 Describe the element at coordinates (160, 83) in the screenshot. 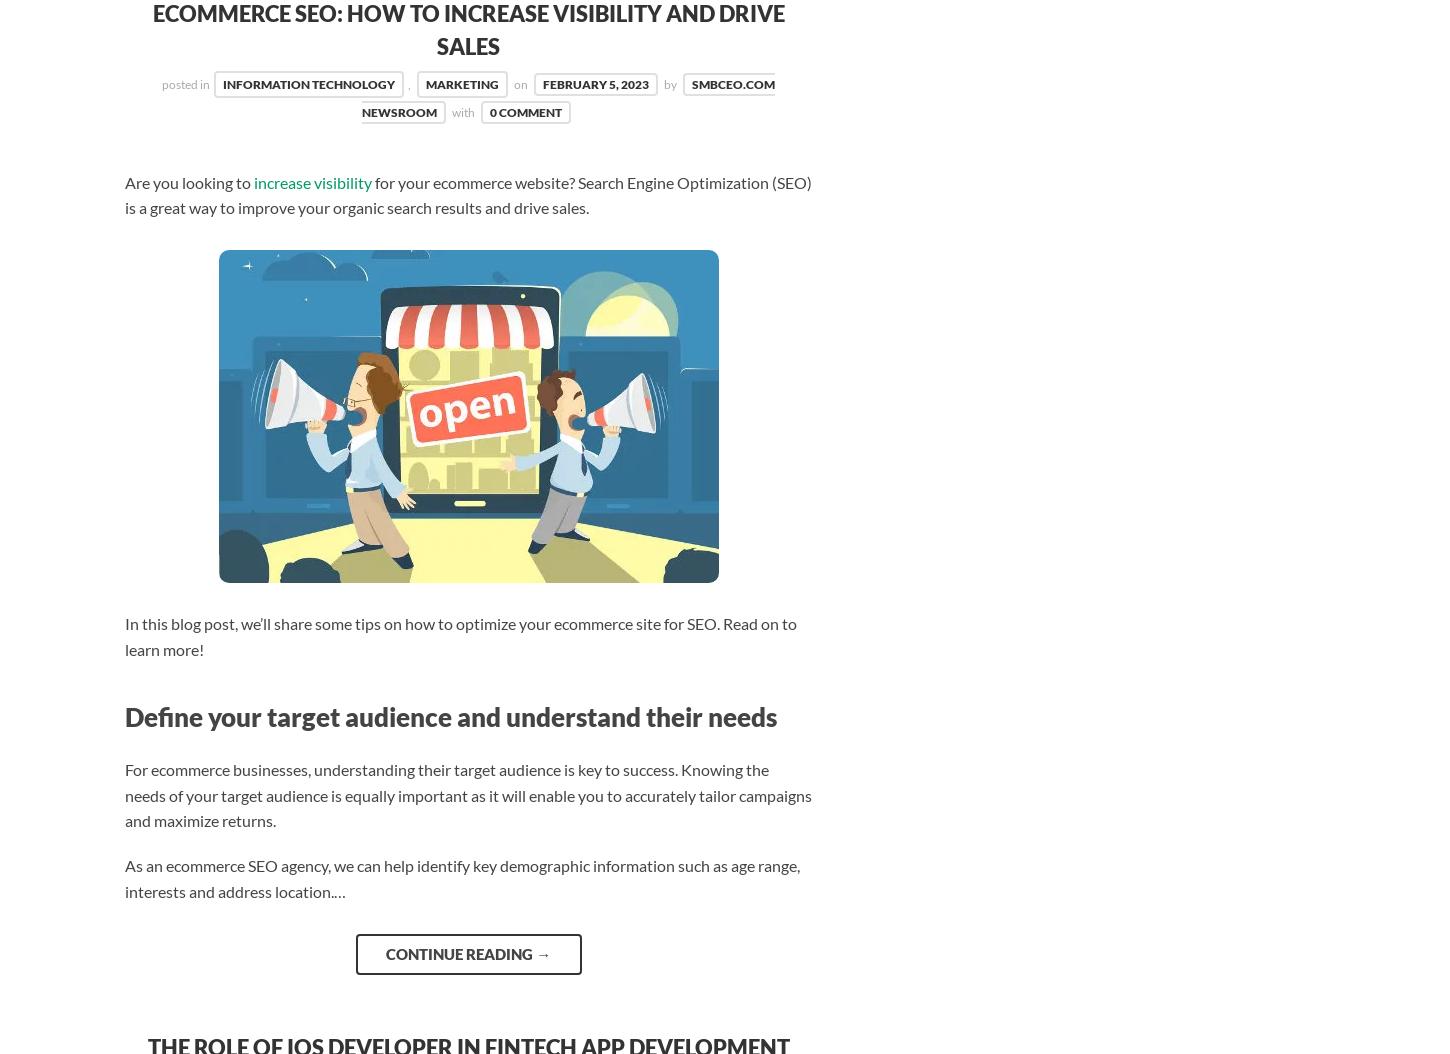

I see `'posted in'` at that location.